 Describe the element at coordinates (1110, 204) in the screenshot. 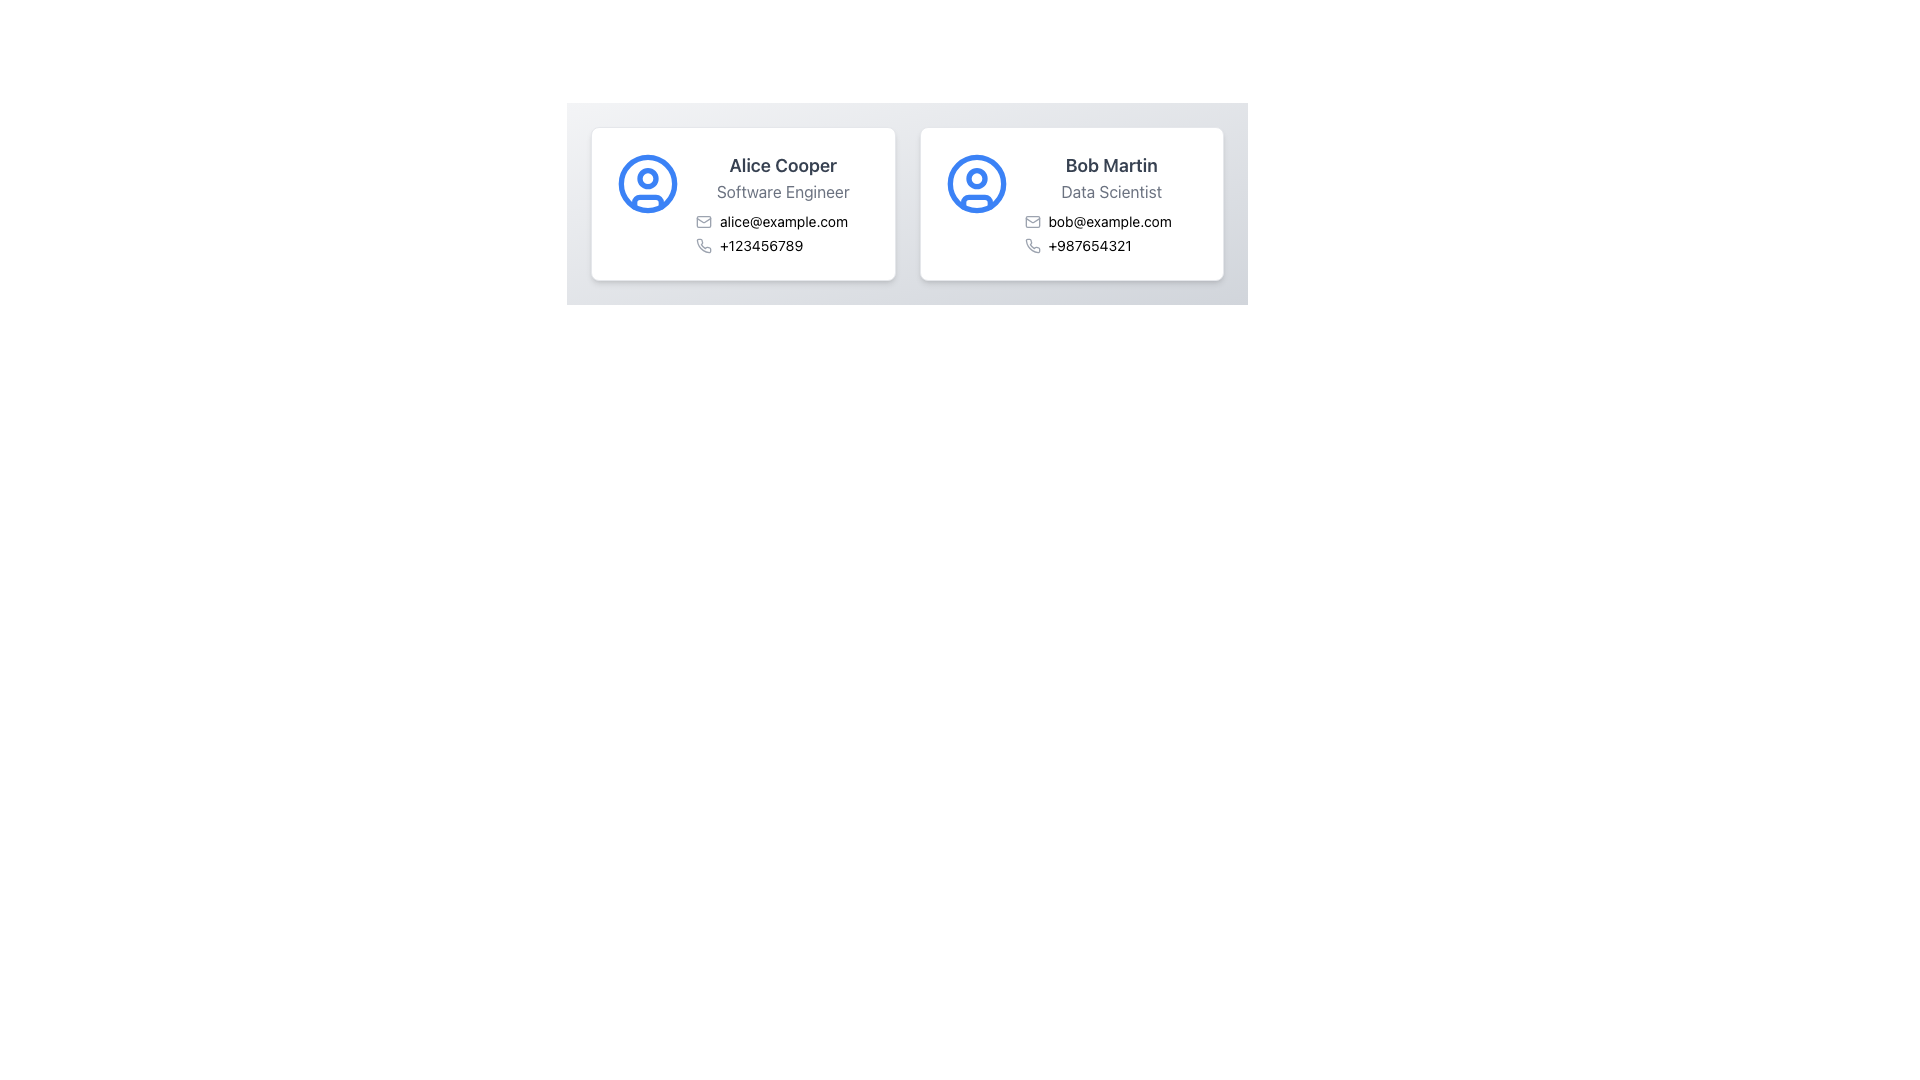

I see `the contact information block displaying contact details for 'Bob Martin'` at that location.